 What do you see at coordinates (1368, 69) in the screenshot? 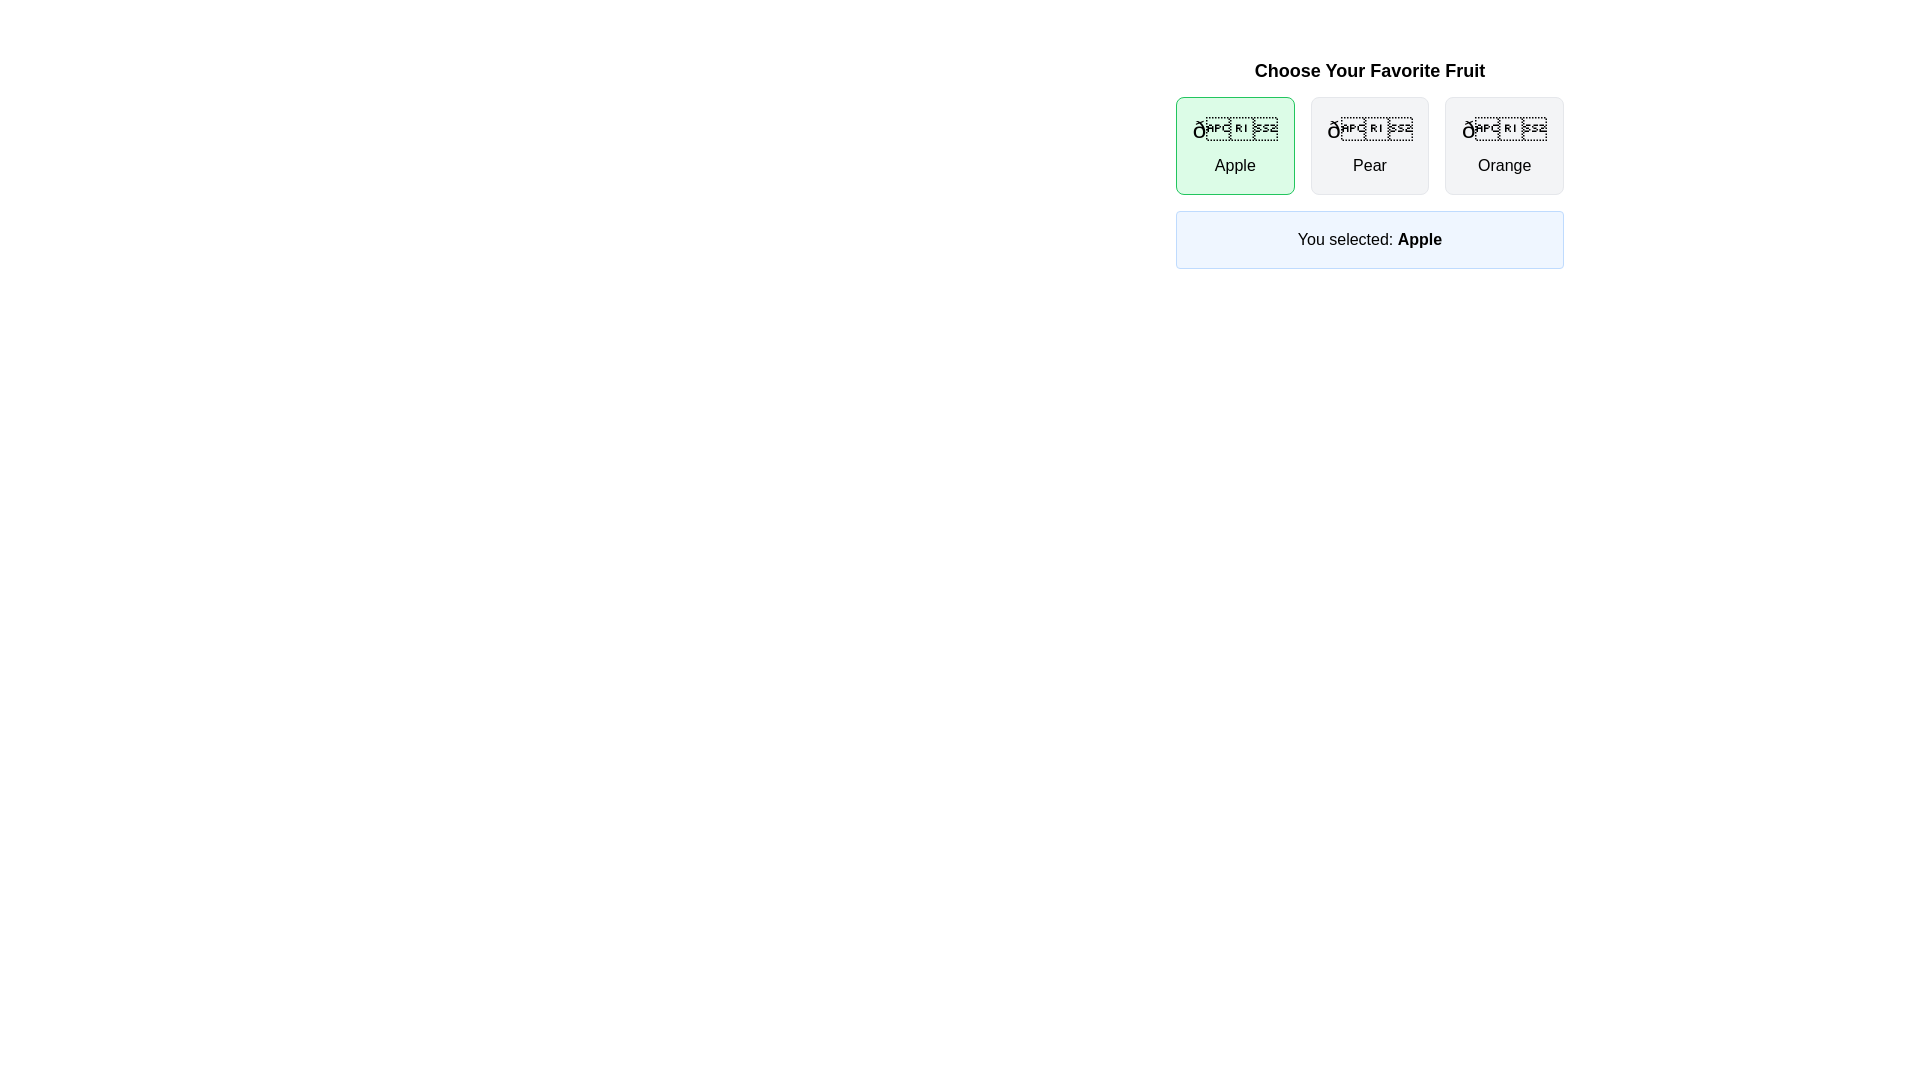
I see `the text label that states 'Choose Your Favorite Fruit', which is styled prominently and serves as a heading above the fruit selection buttons` at bounding box center [1368, 69].